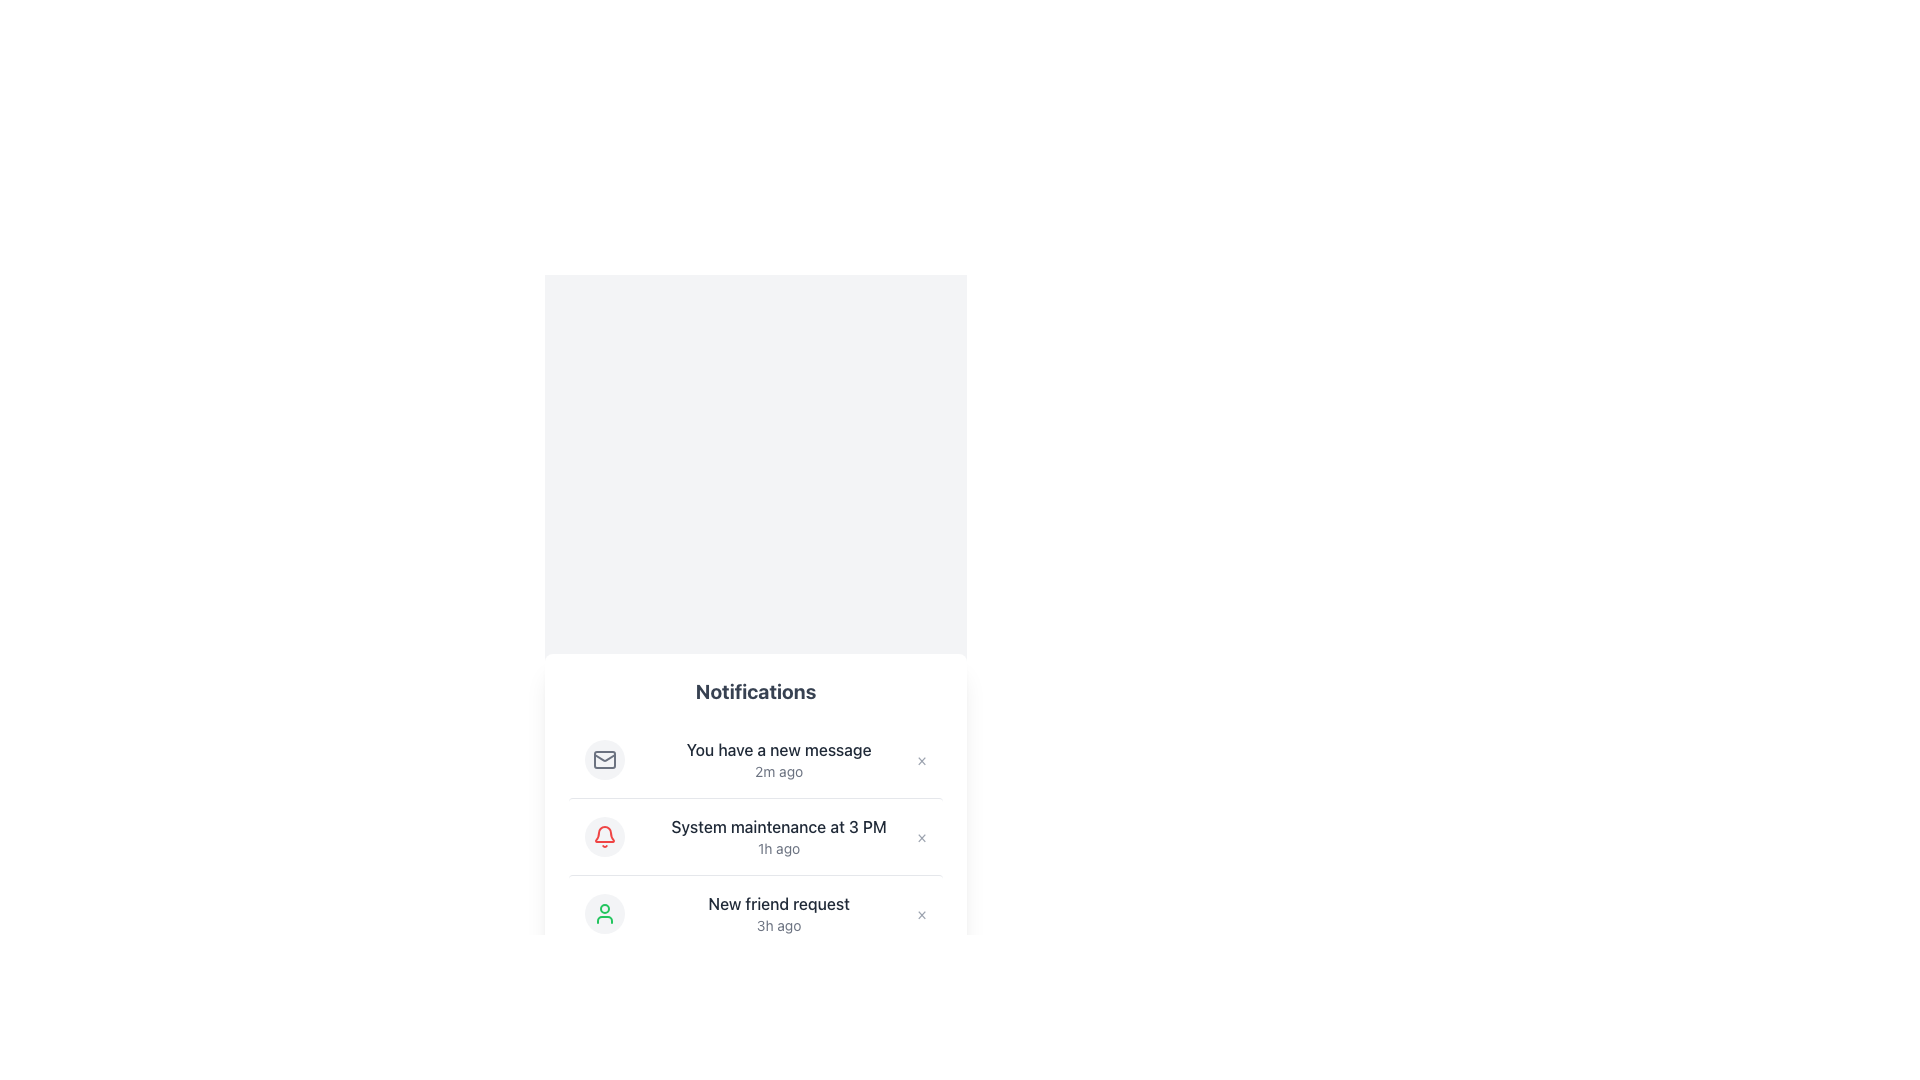 This screenshot has width=1920, height=1080. What do you see at coordinates (603, 914) in the screenshot?
I see `the circular user profile icon with a green outline located in the leftmost position of the 'New friend request' notification entry` at bounding box center [603, 914].